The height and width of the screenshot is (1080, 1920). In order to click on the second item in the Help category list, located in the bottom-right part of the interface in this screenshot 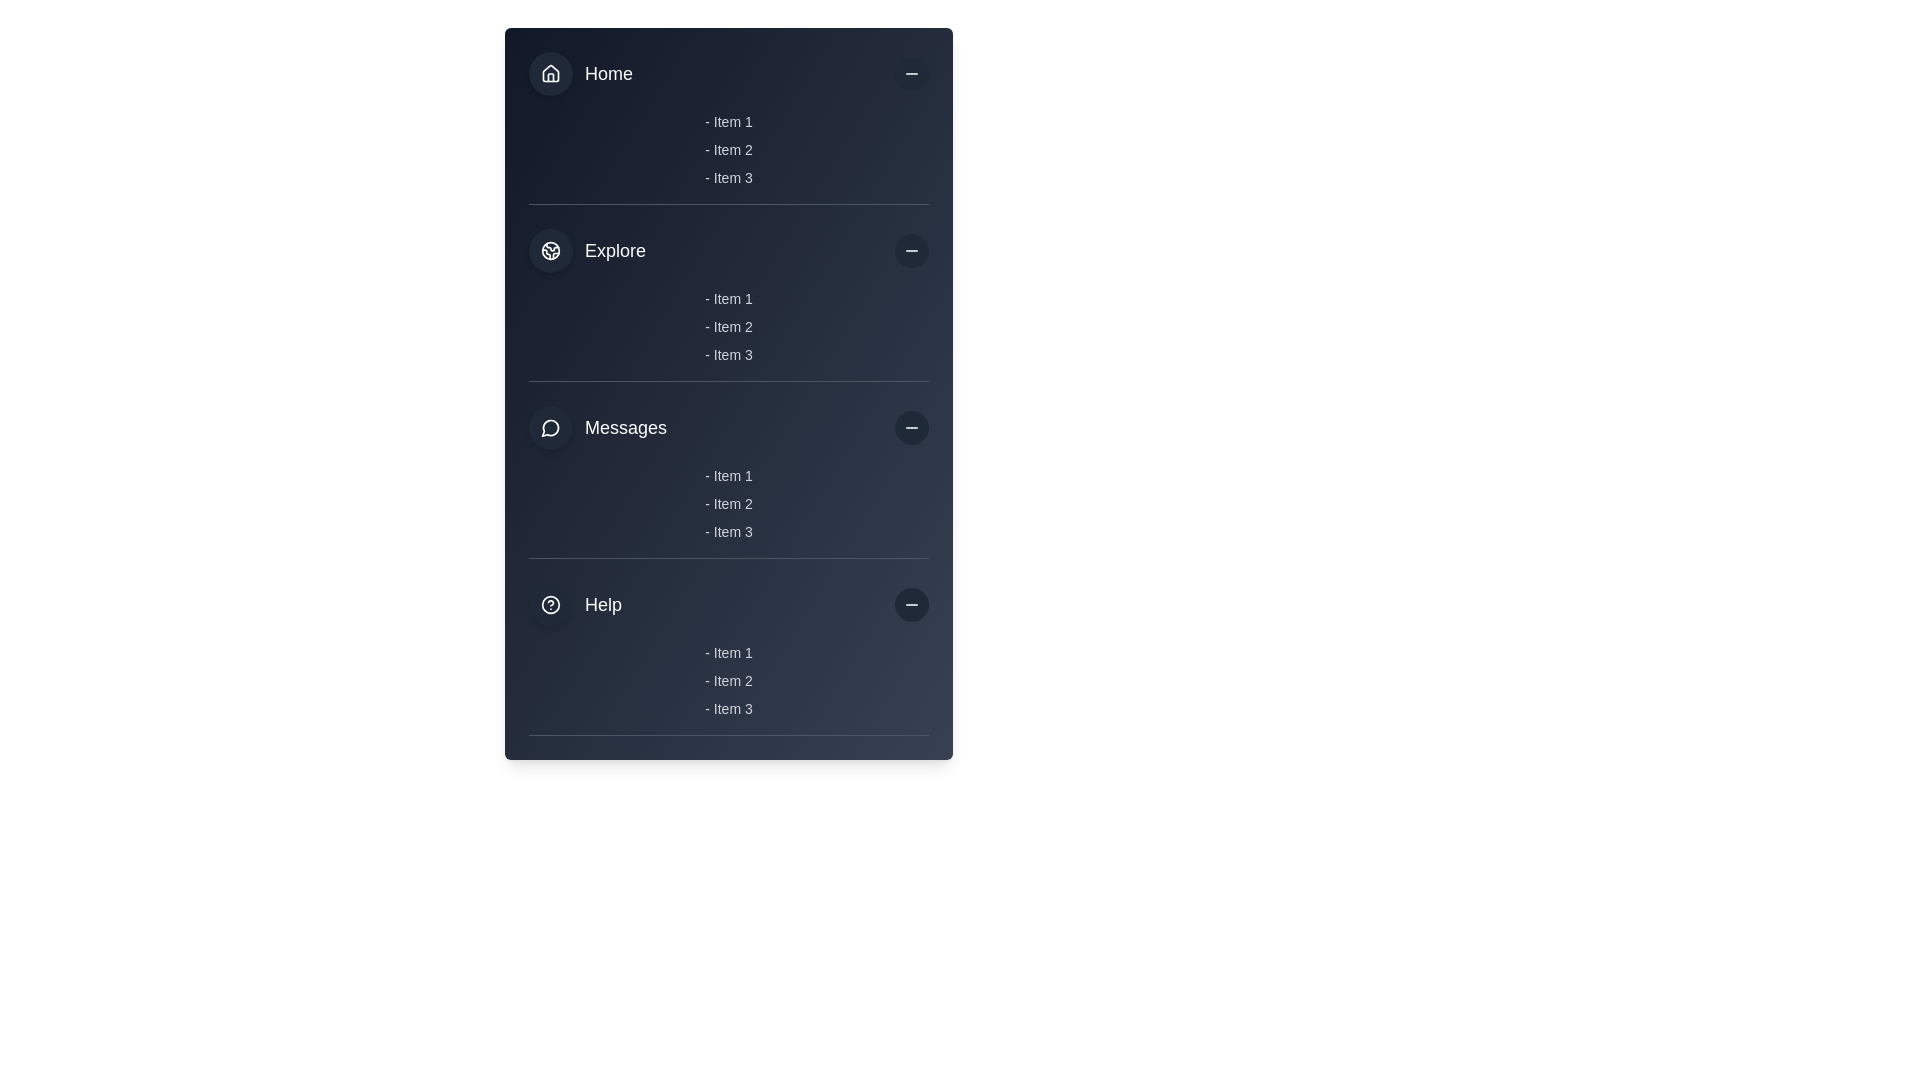, I will do `click(728, 680)`.